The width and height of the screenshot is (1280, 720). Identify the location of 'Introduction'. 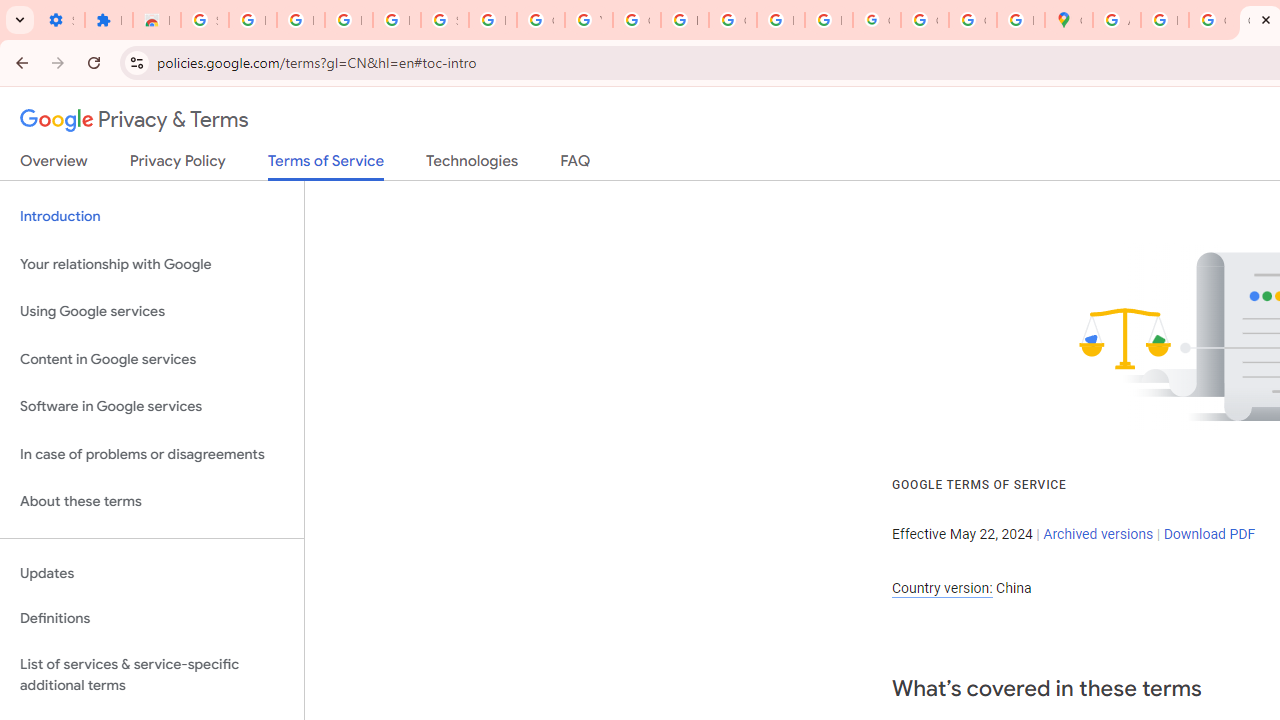
(151, 217).